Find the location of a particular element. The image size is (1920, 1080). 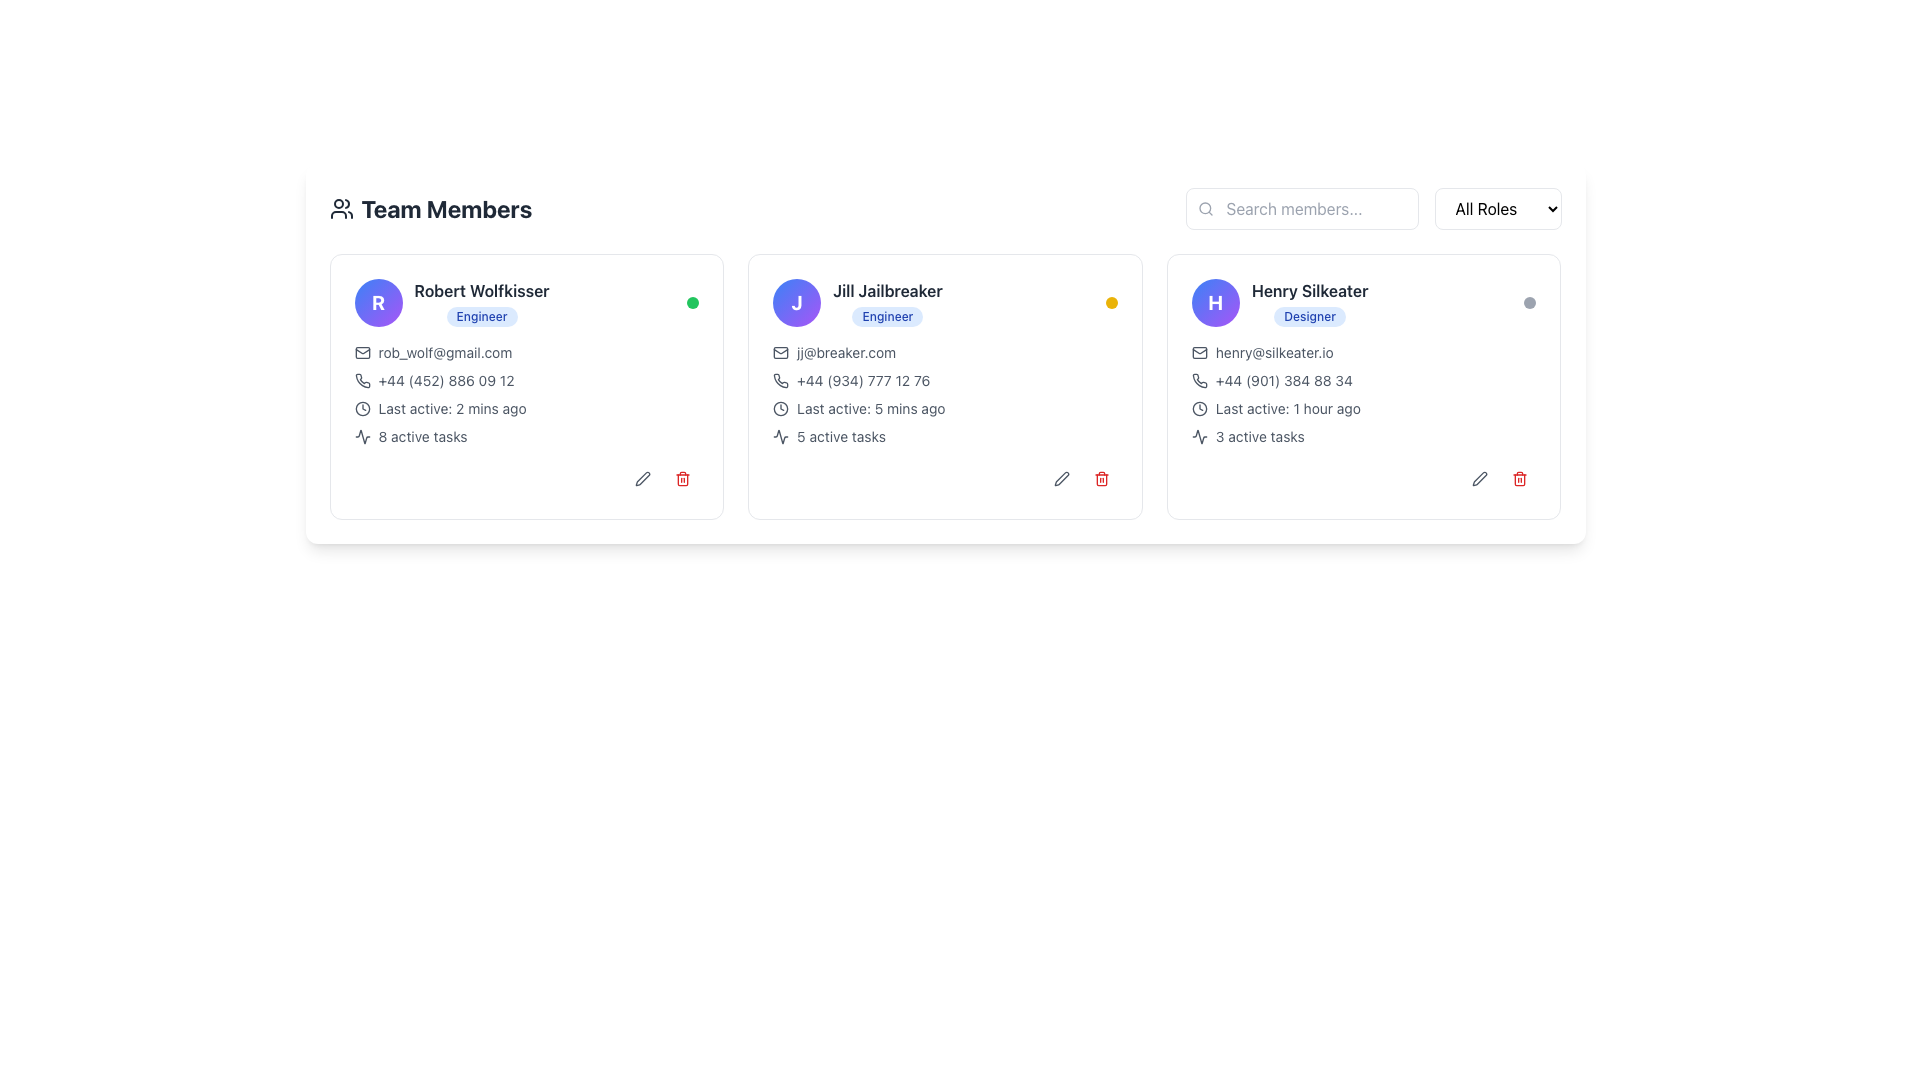

the telephone handset icon located in the contact card of 'Henry Silkeater', which is adjacent to the phone number '+44 (901) 384 88 34' is located at coordinates (1199, 381).